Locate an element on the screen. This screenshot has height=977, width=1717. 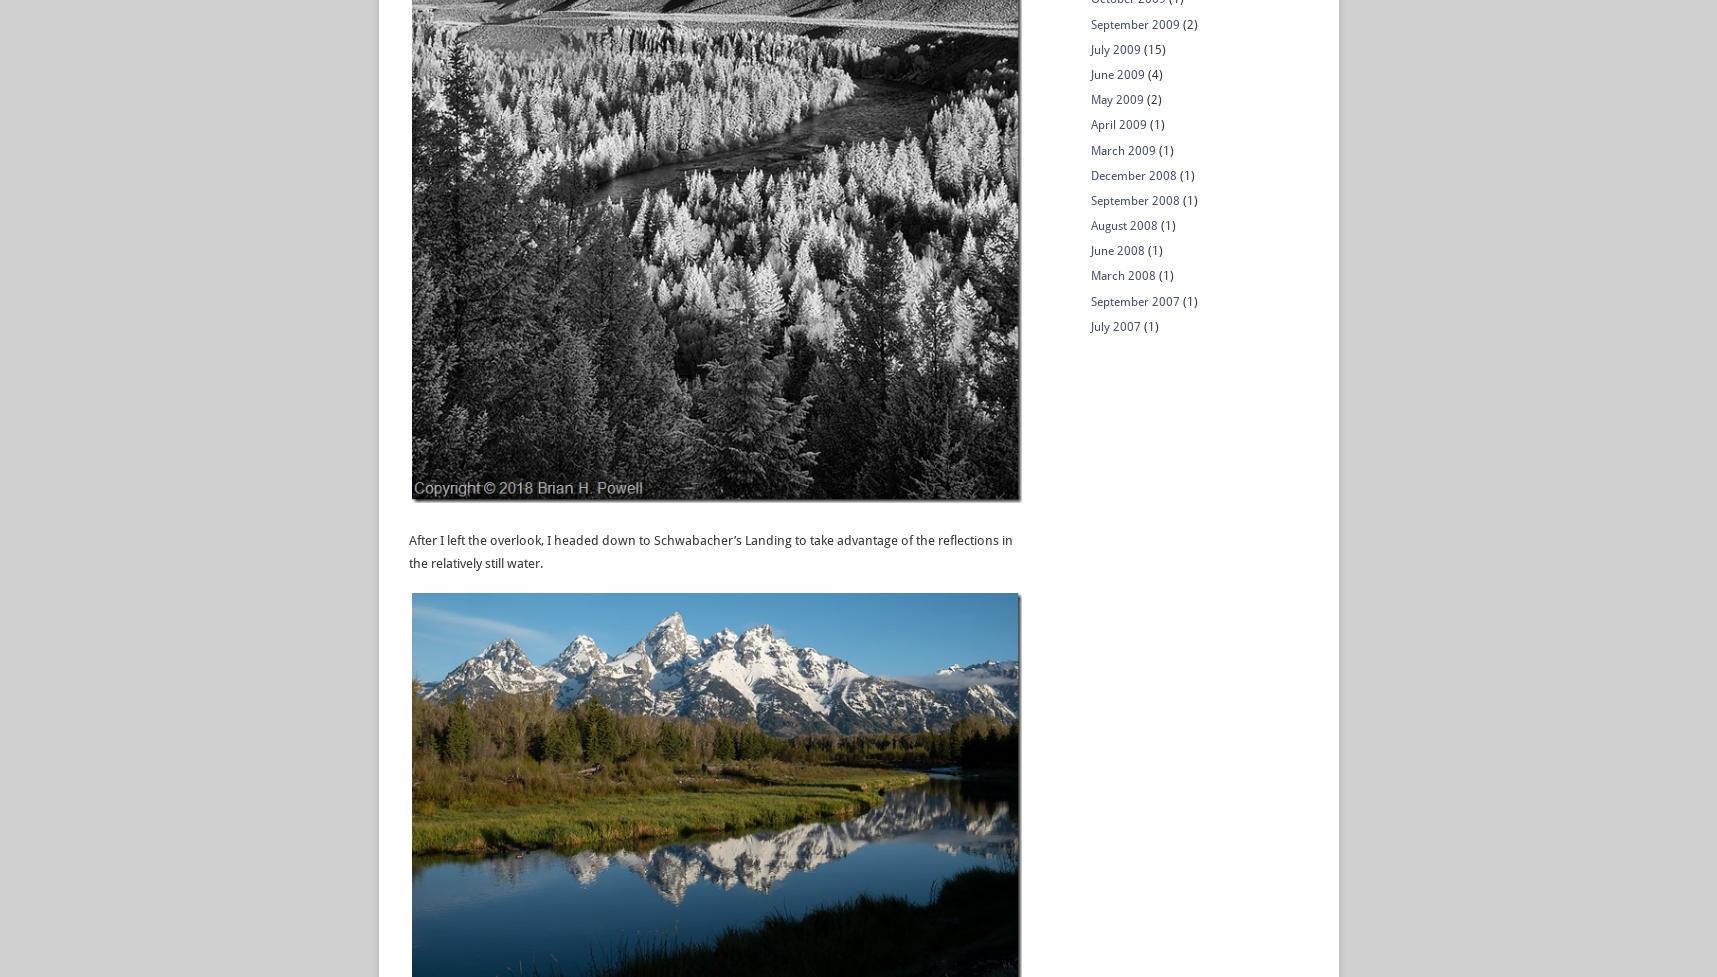
'December 2008' is located at coordinates (1133, 173).